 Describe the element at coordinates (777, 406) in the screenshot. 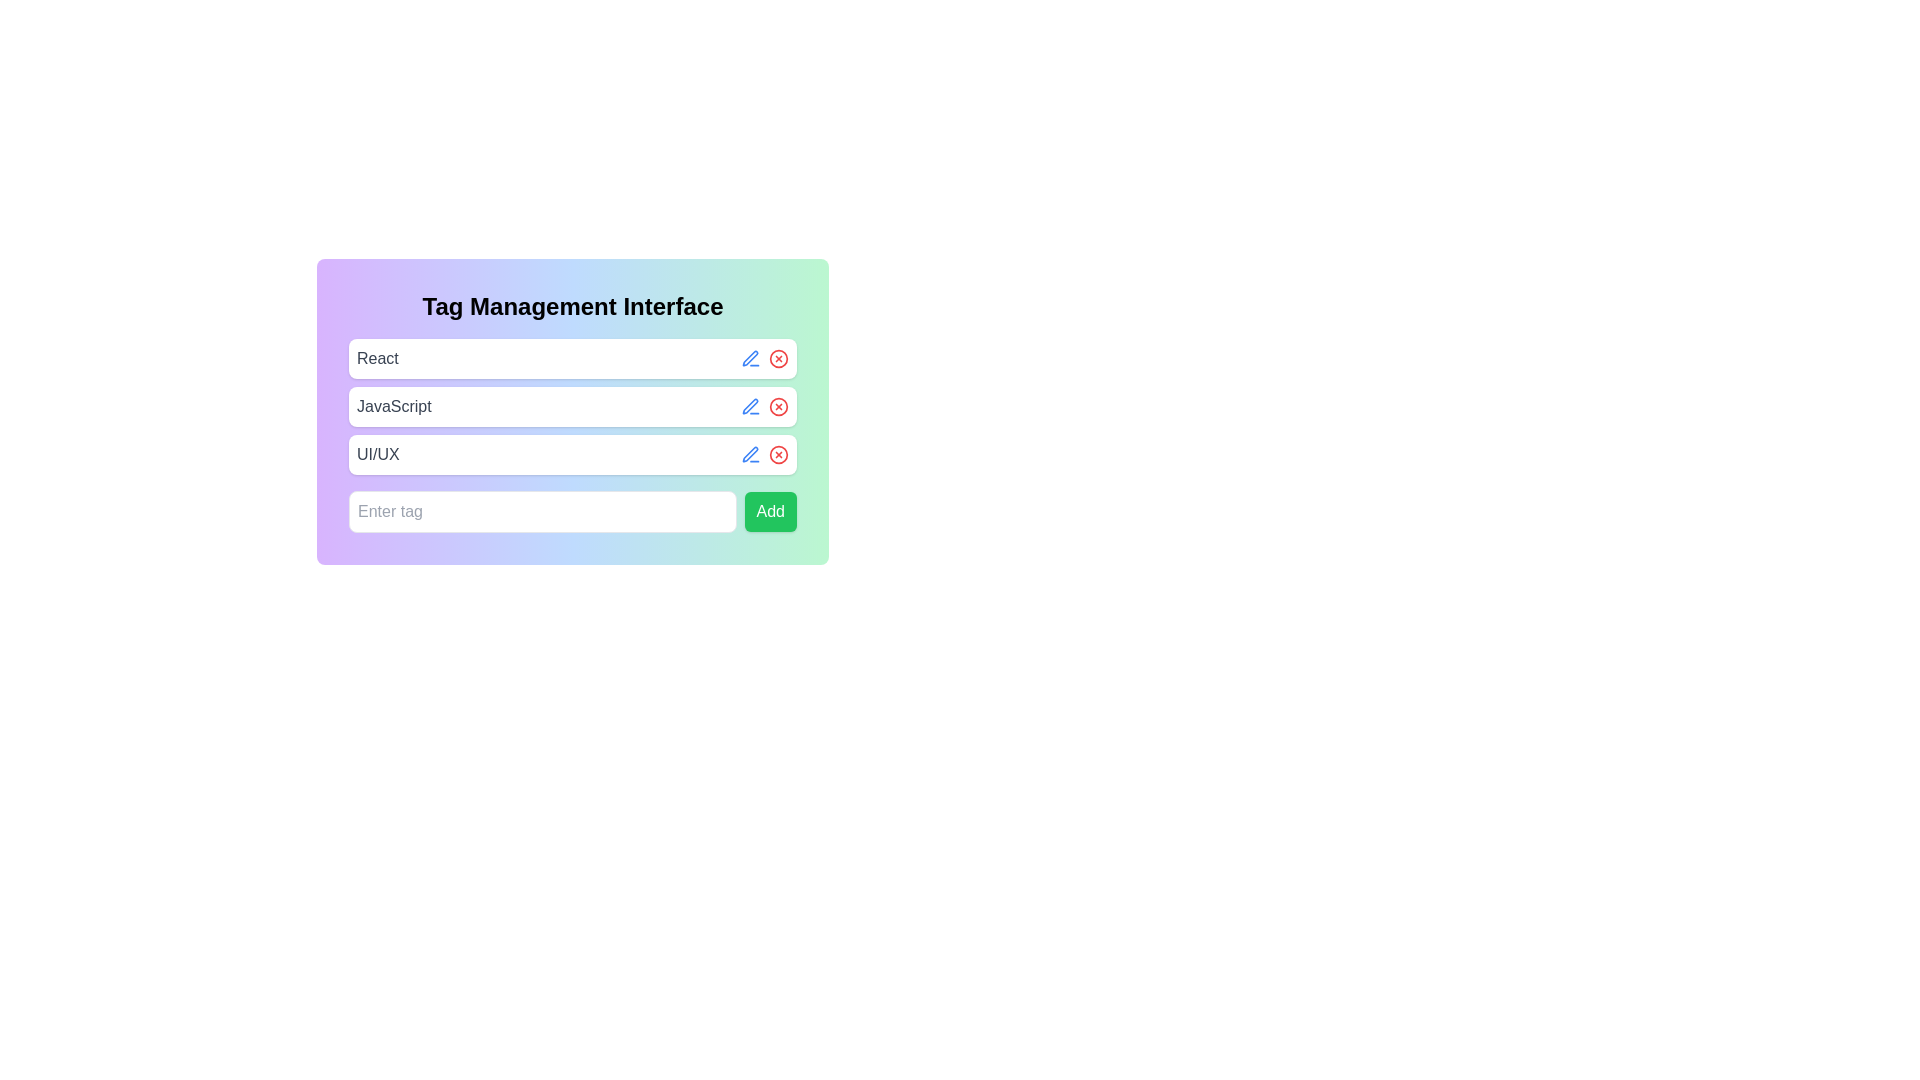

I see `the decorative SVG graphical circle that serves as a circular border for the delete icon, located to the right of the 'JavaScript' text input` at that location.